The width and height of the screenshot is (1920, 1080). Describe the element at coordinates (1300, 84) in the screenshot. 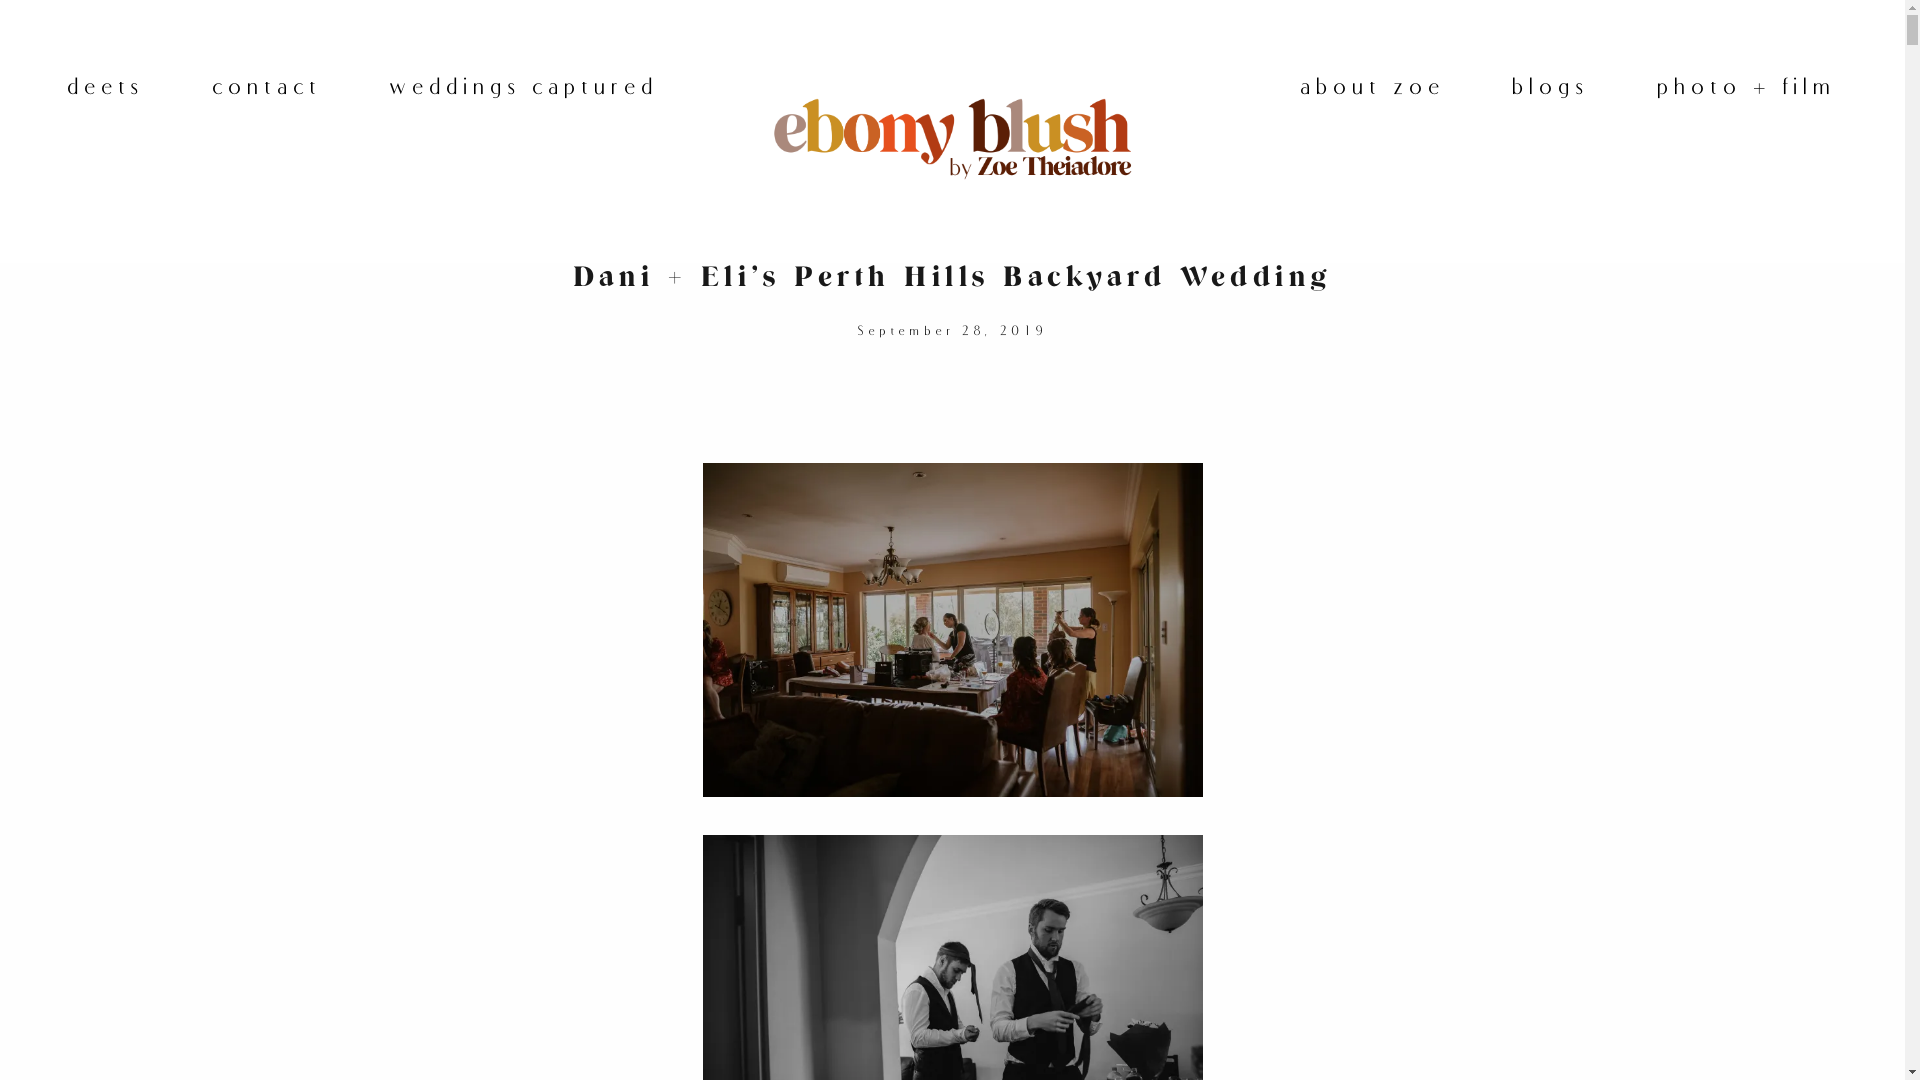

I see `'about zoe'` at that location.